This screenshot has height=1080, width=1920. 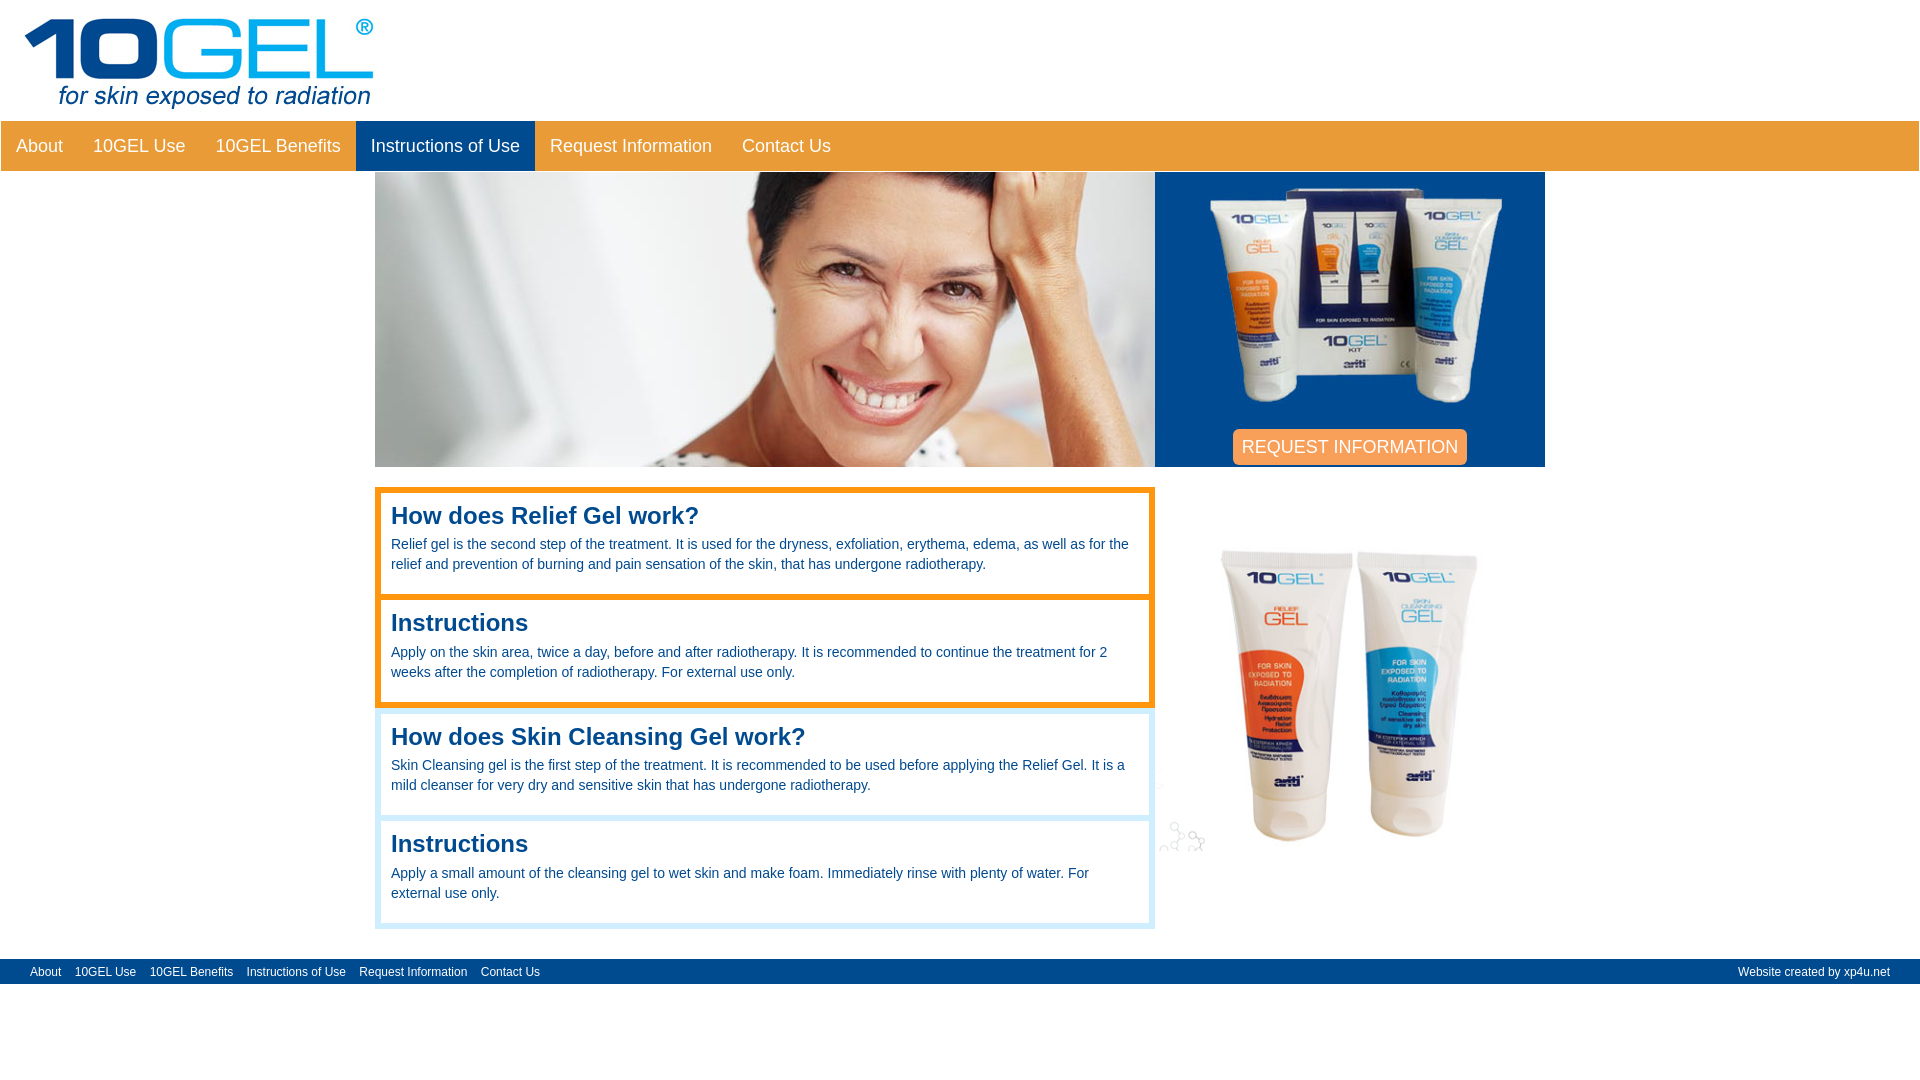 I want to click on '10GEL Benefits', so click(x=276, y=145).